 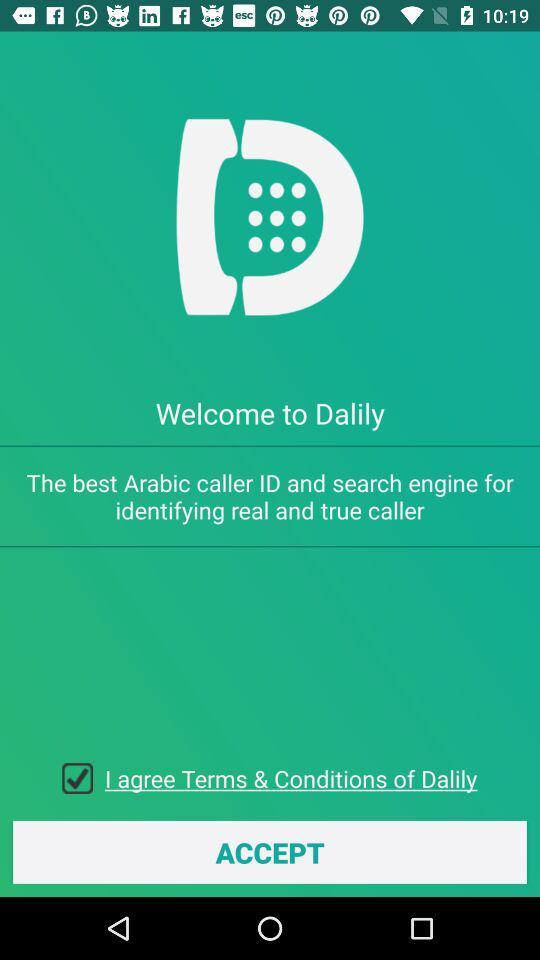 I want to click on the item at the bottom left corner, so click(x=82, y=777).